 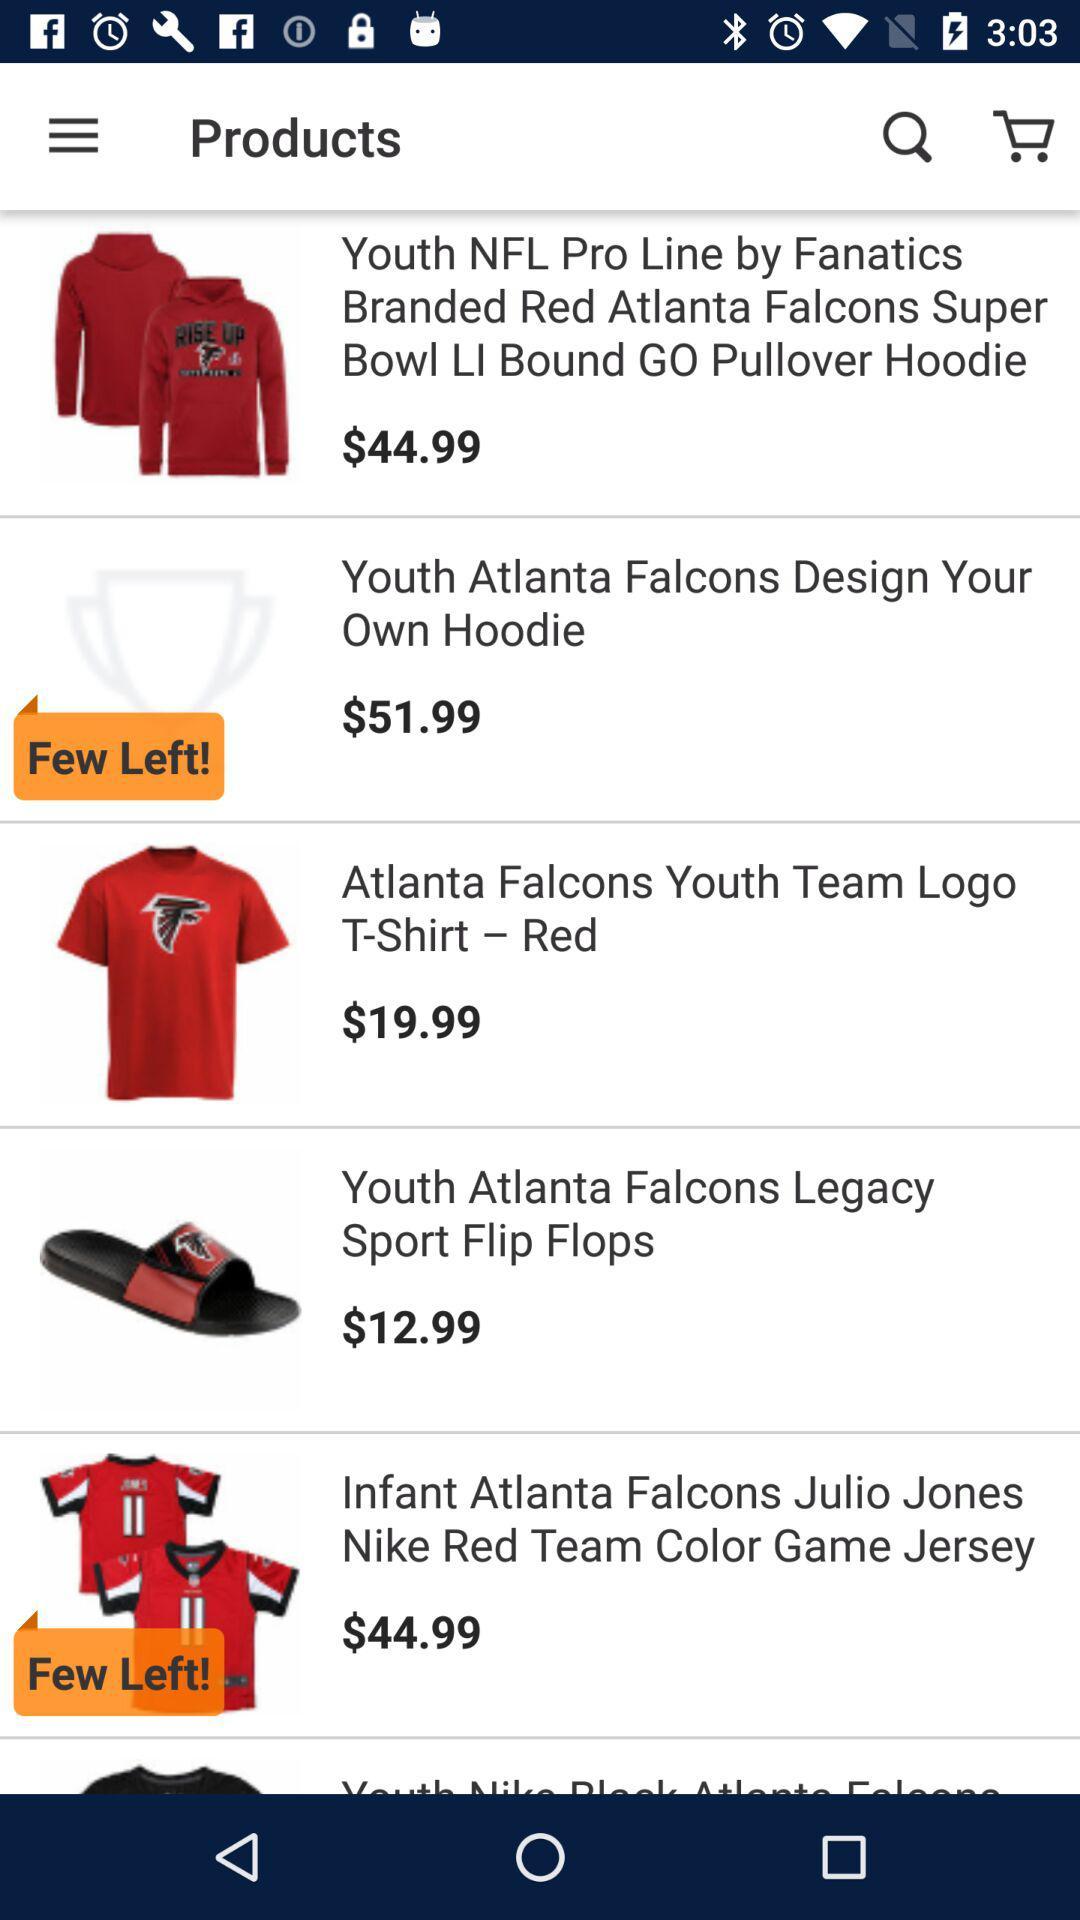 What do you see at coordinates (72, 135) in the screenshot?
I see `item next to products` at bounding box center [72, 135].